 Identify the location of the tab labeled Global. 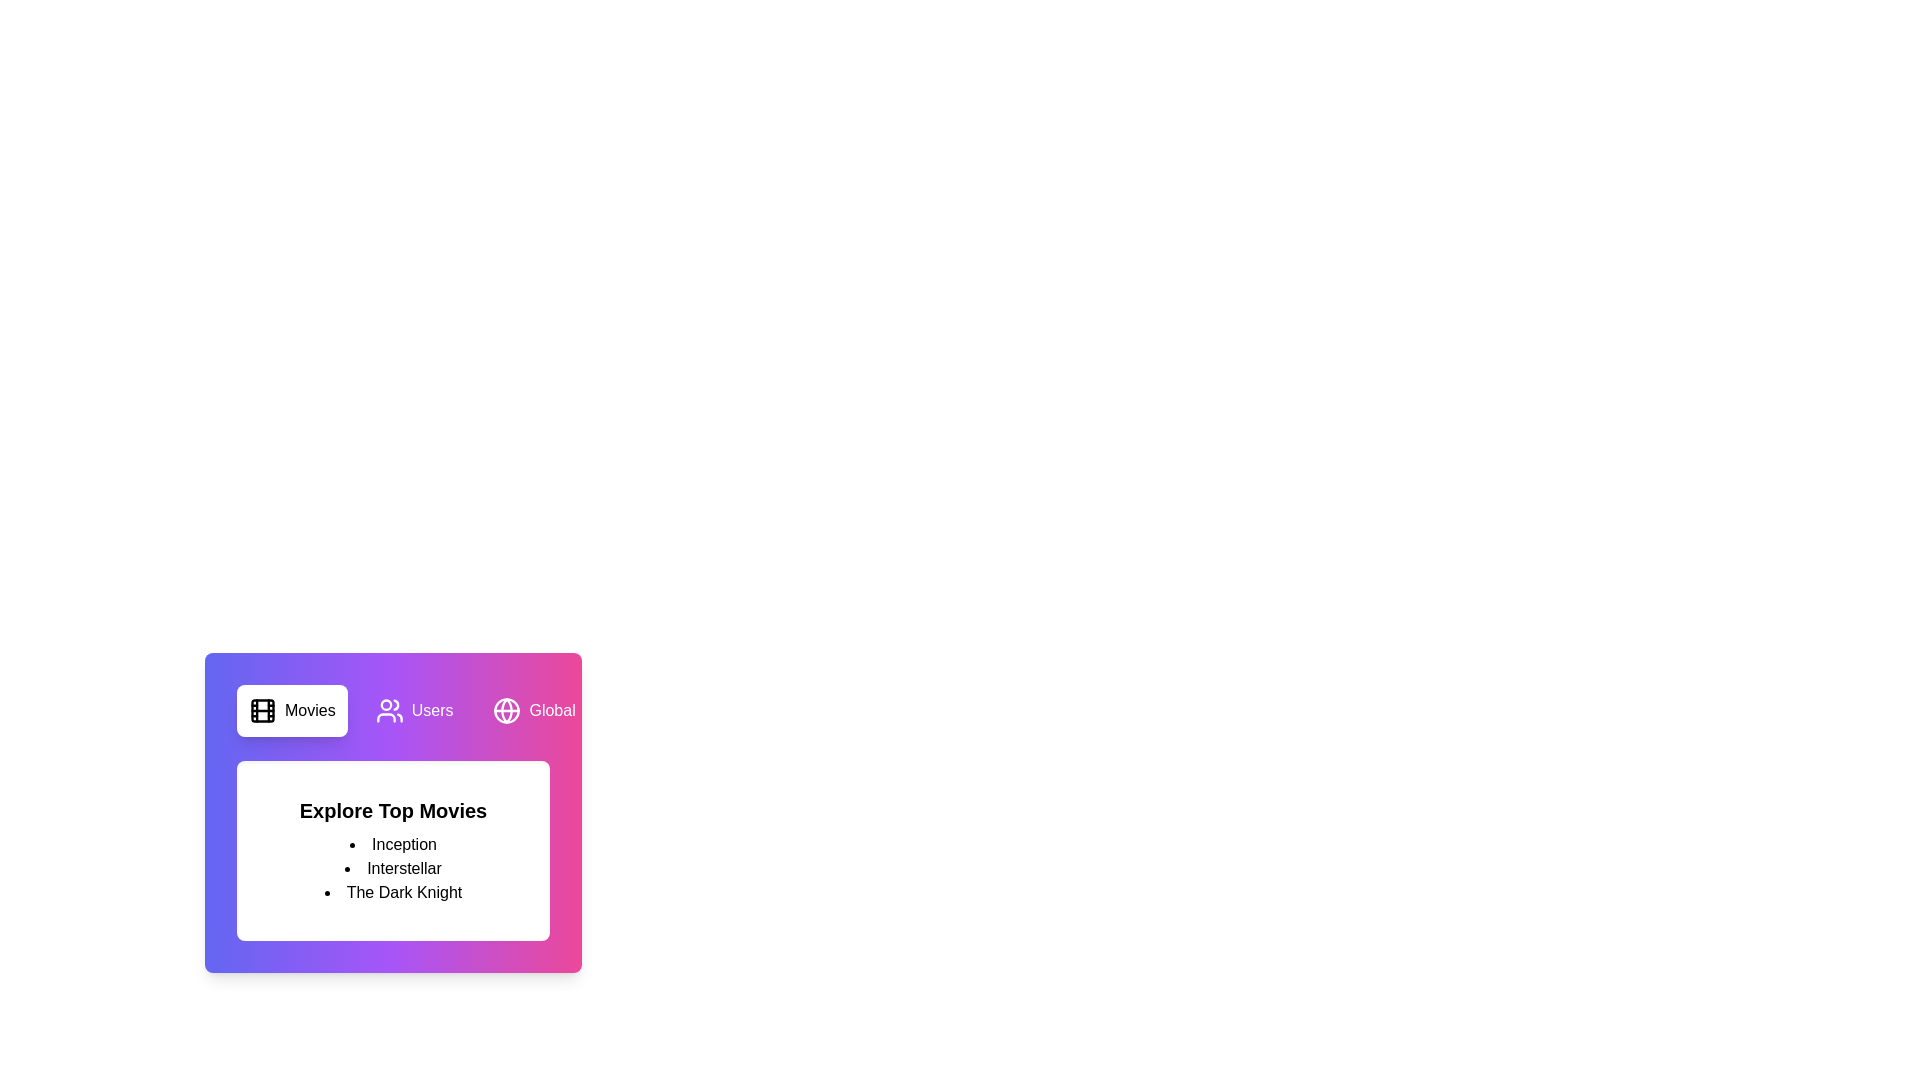
(533, 709).